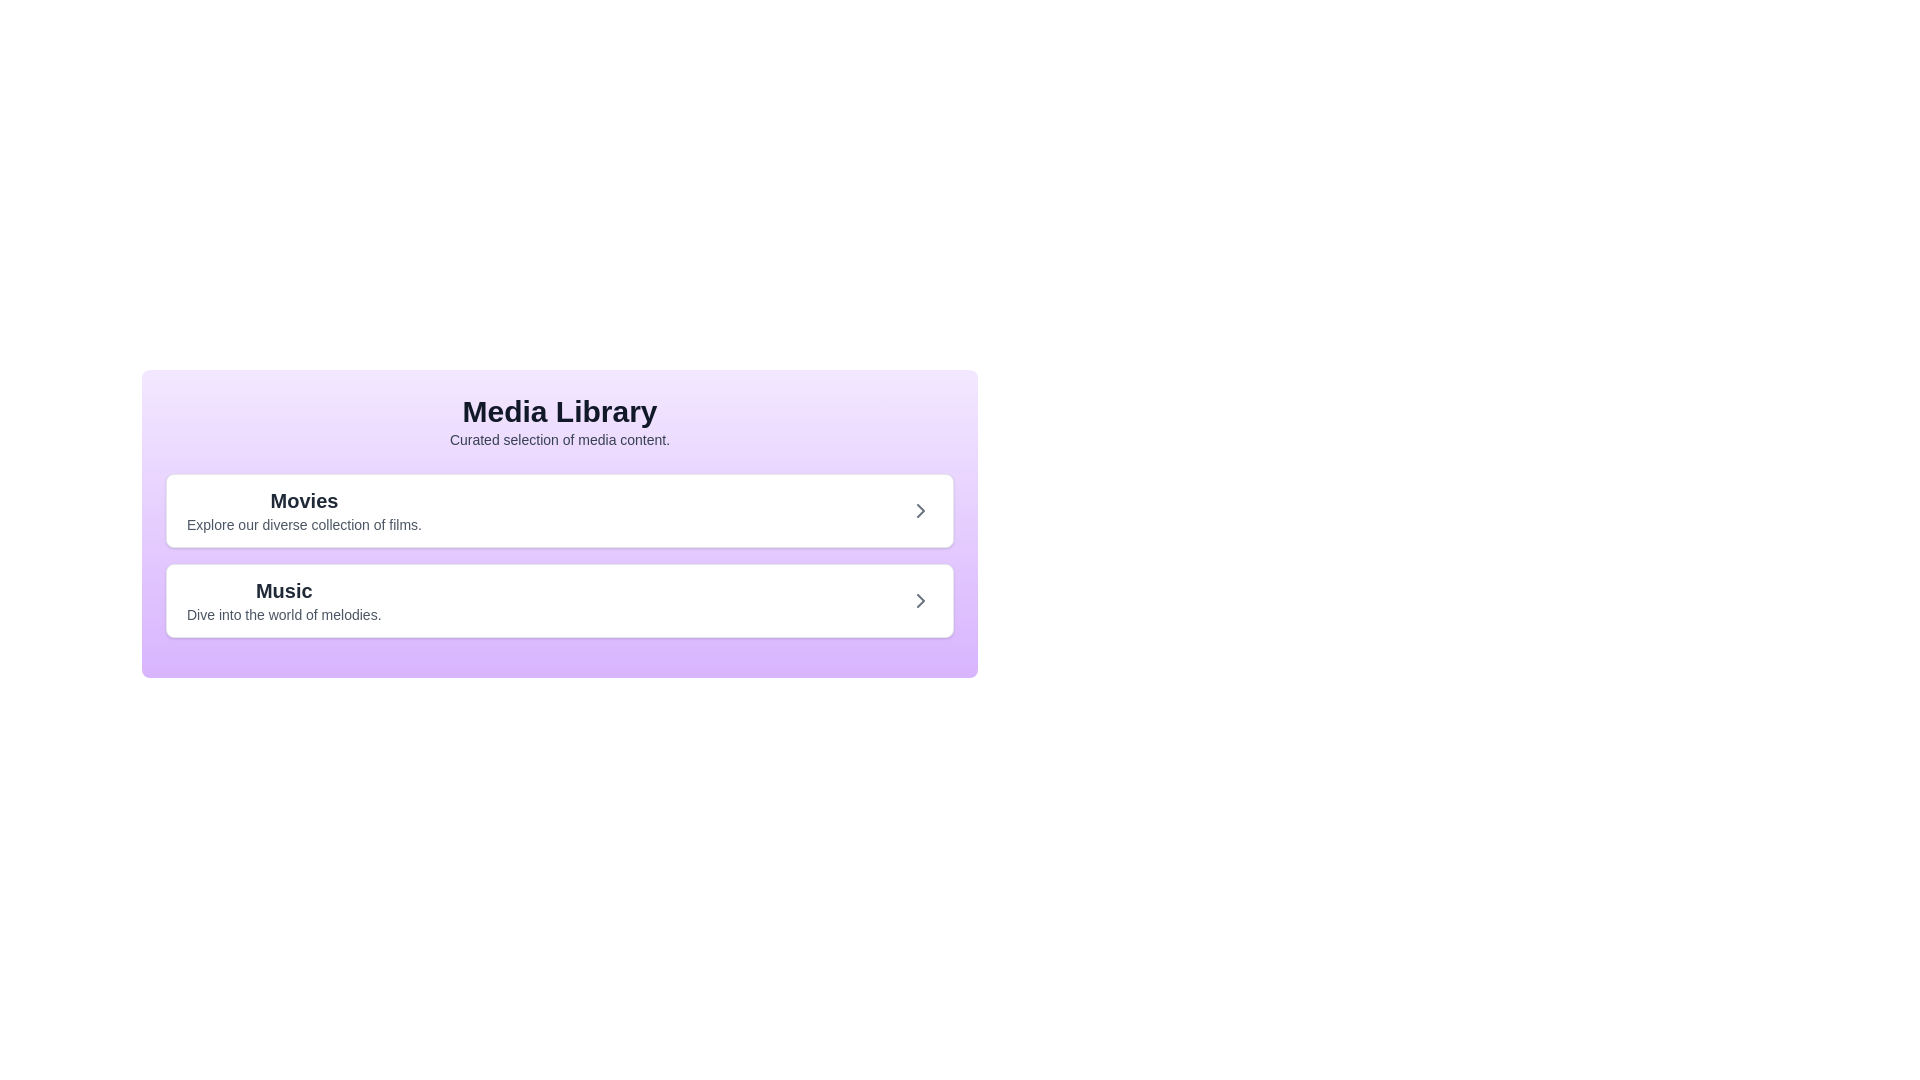 This screenshot has height=1080, width=1920. I want to click on the text label that provides a descriptive summary about the 'Movies' section, located below the heading 'Movies' in the 'Media Library' interface, so click(303, 523).